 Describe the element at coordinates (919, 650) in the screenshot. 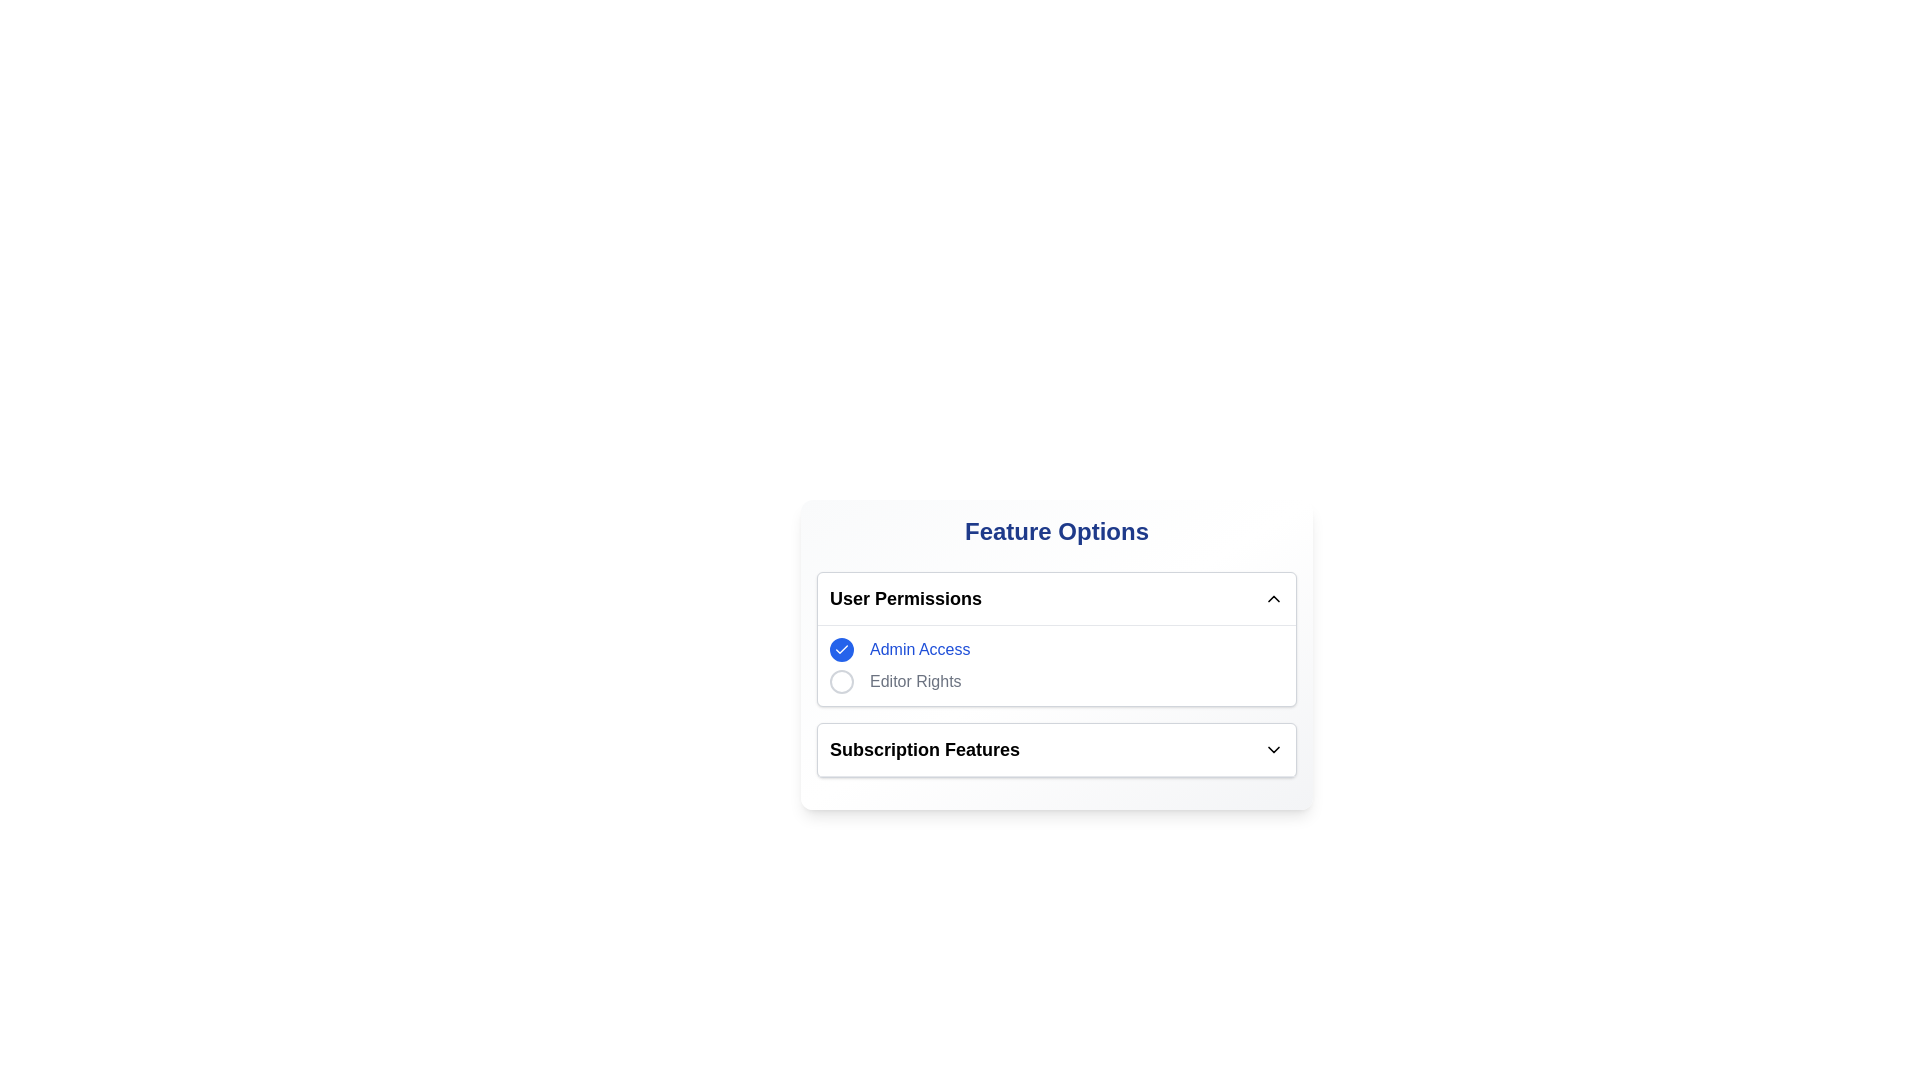

I see `text label indicating the type of access being granted within the 'User Permissions' feature, positioned next to the blue circular icon as the first option` at that location.